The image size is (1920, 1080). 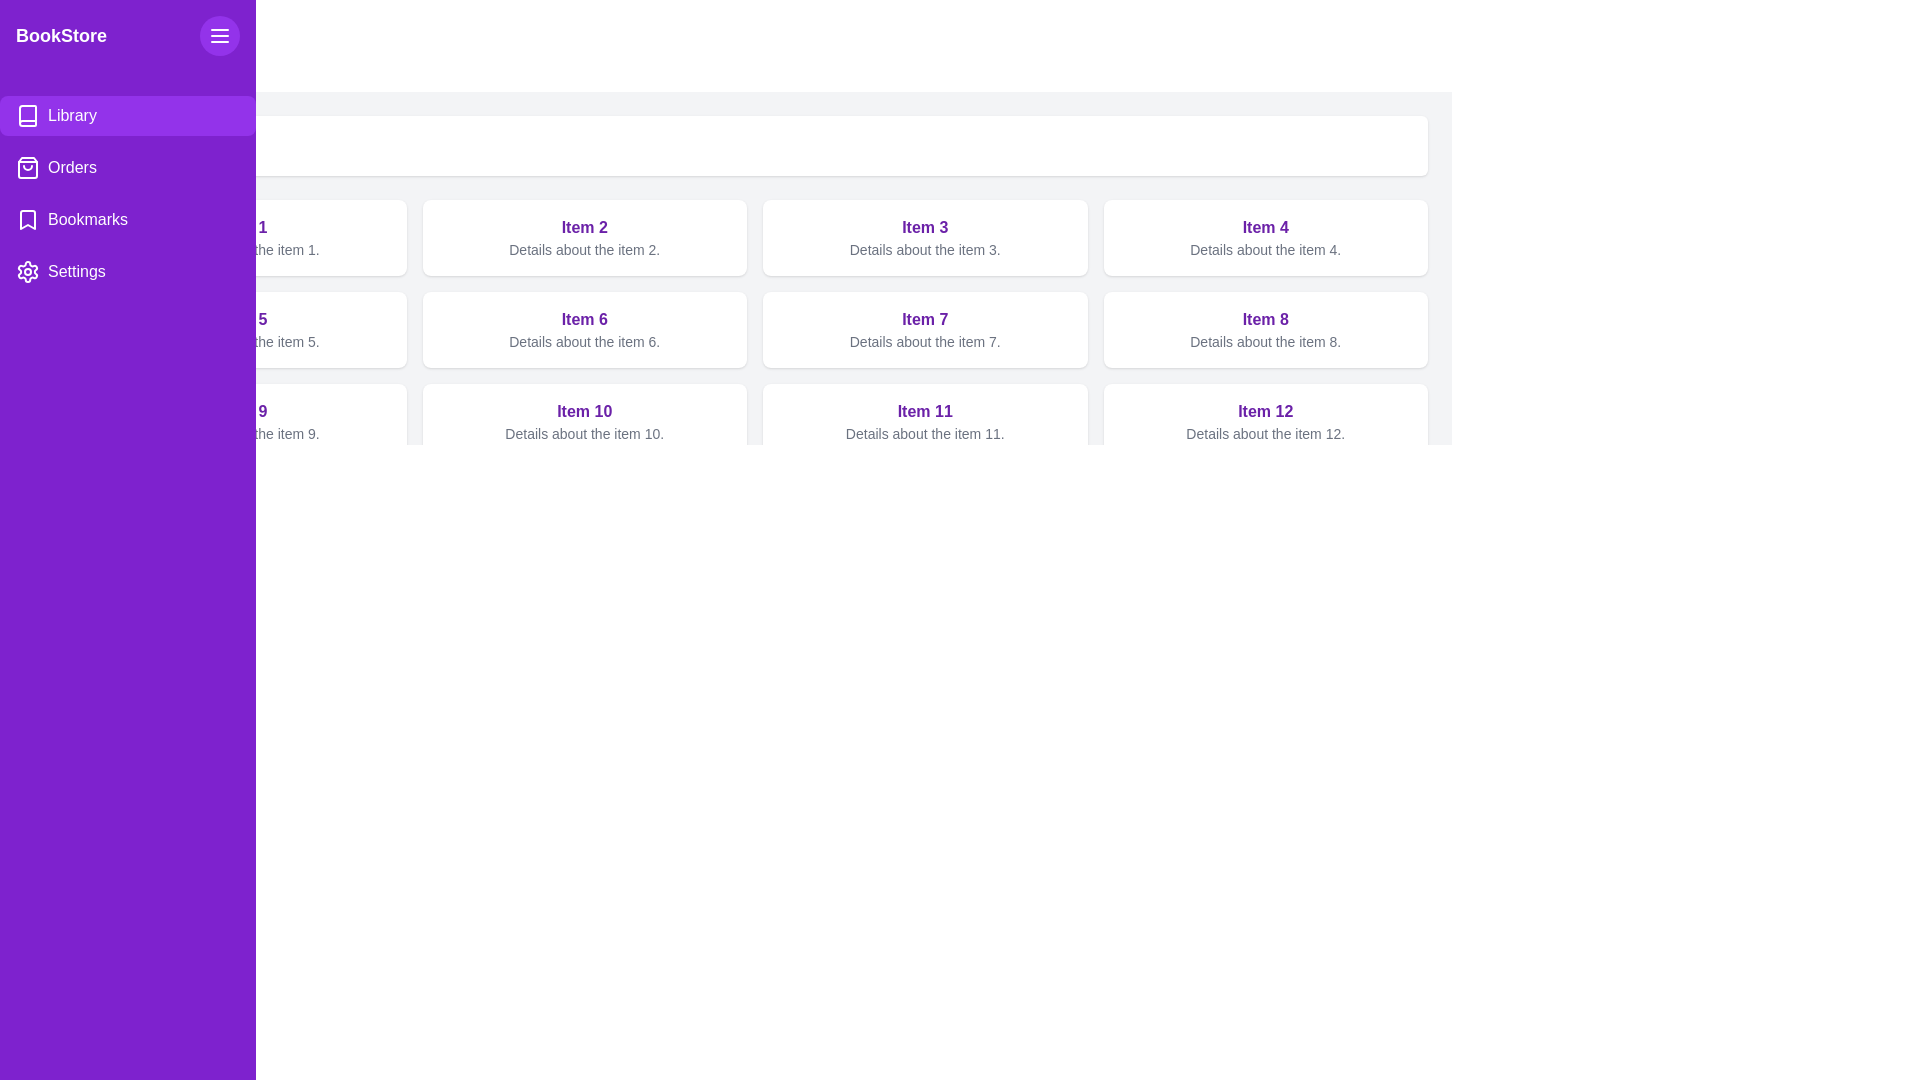 What do you see at coordinates (220, 35) in the screenshot?
I see `the circular purple button with a white menu icon at the top-right corner of the 'BookStore' header` at bounding box center [220, 35].